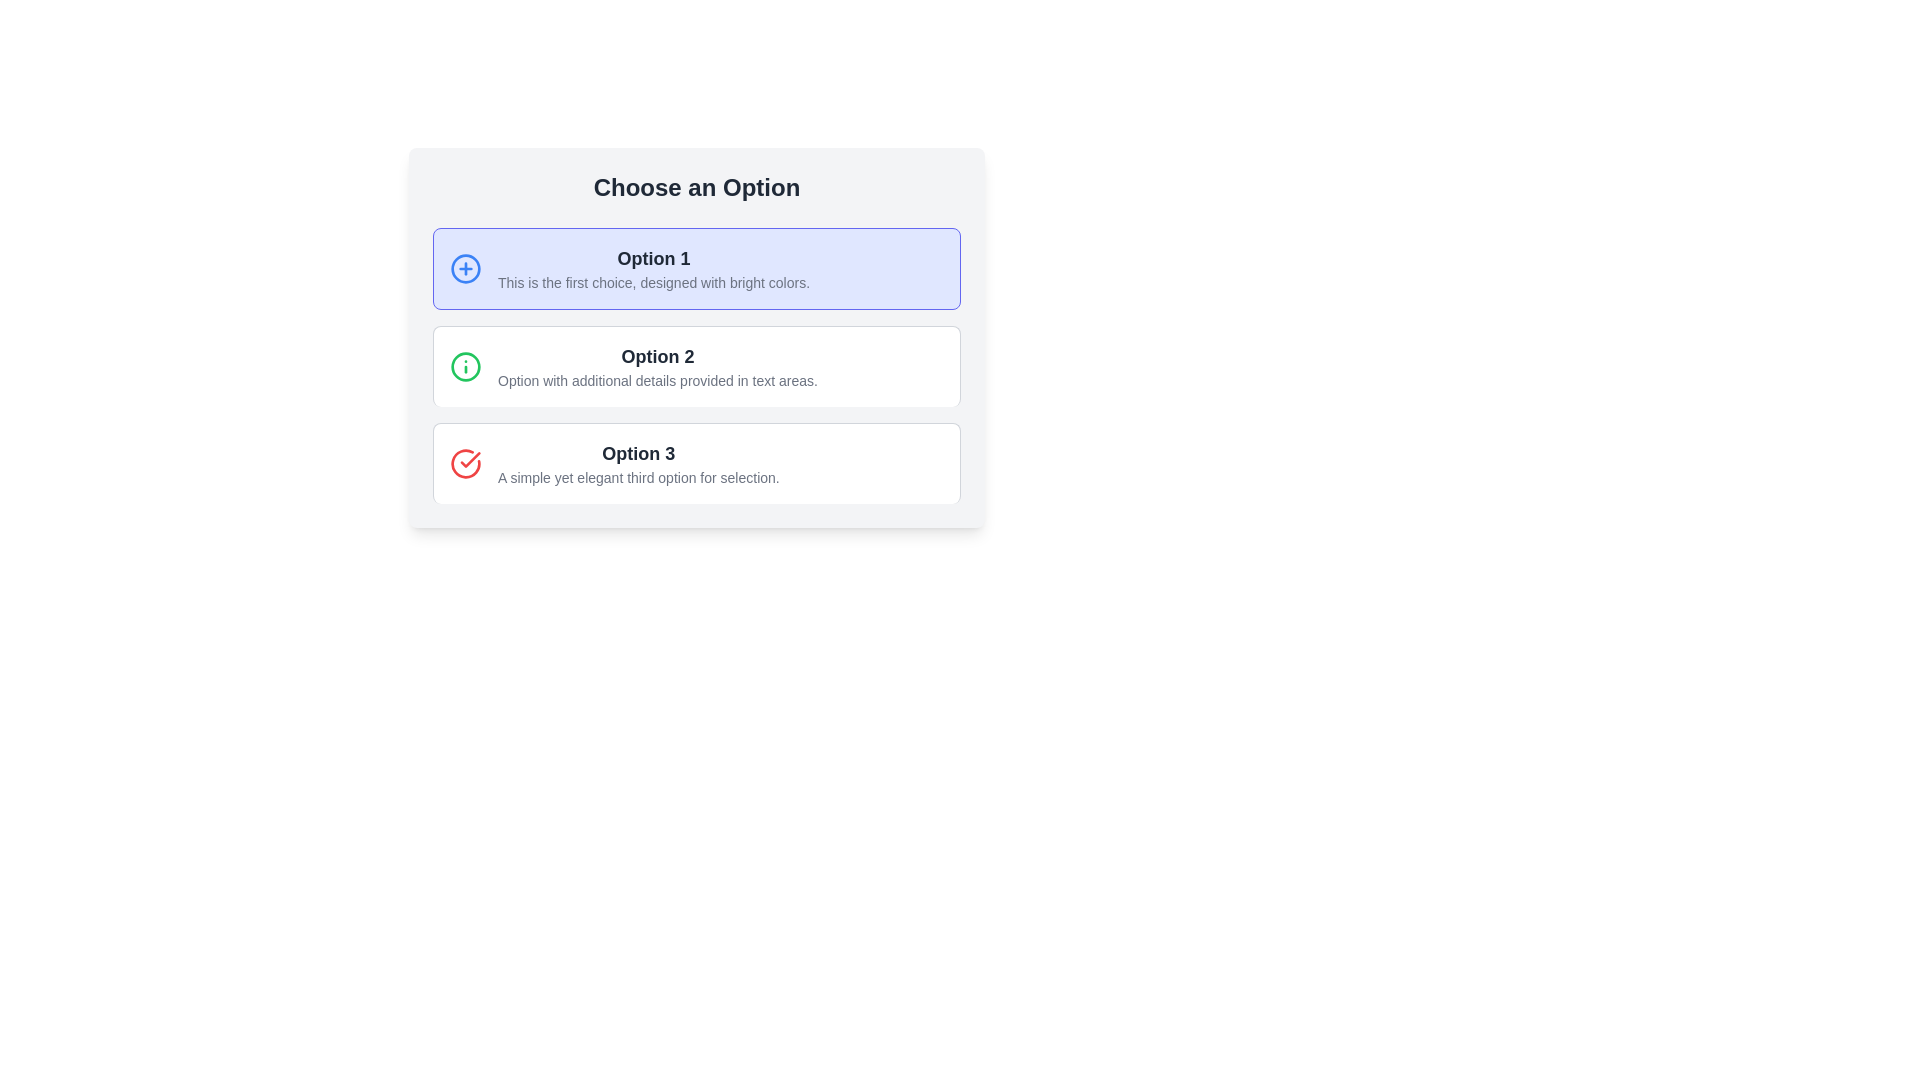  What do you see at coordinates (637, 454) in the screenshot?
I see `the text label that serves as the title for the third option, positioned within the third card above the descriptive text` at bounding box center [637, 454].